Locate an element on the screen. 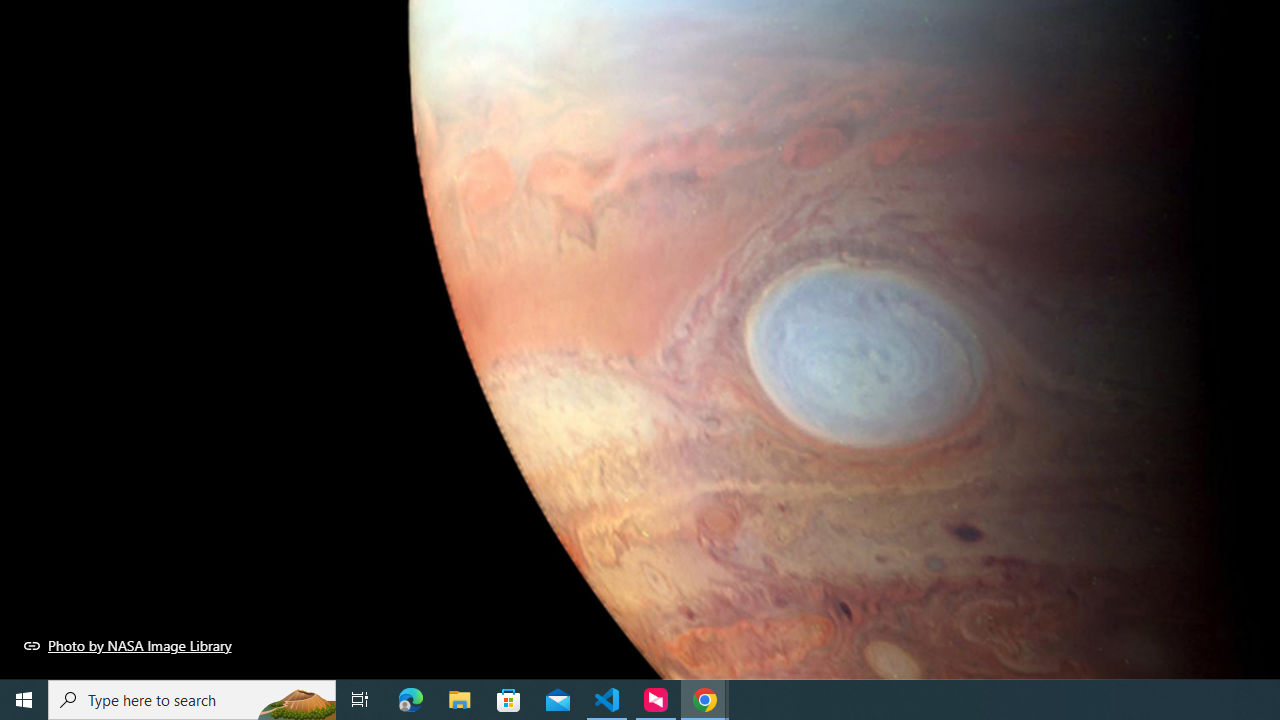  'Photo by NASA Image Library' is located at coordinates (127, 645).